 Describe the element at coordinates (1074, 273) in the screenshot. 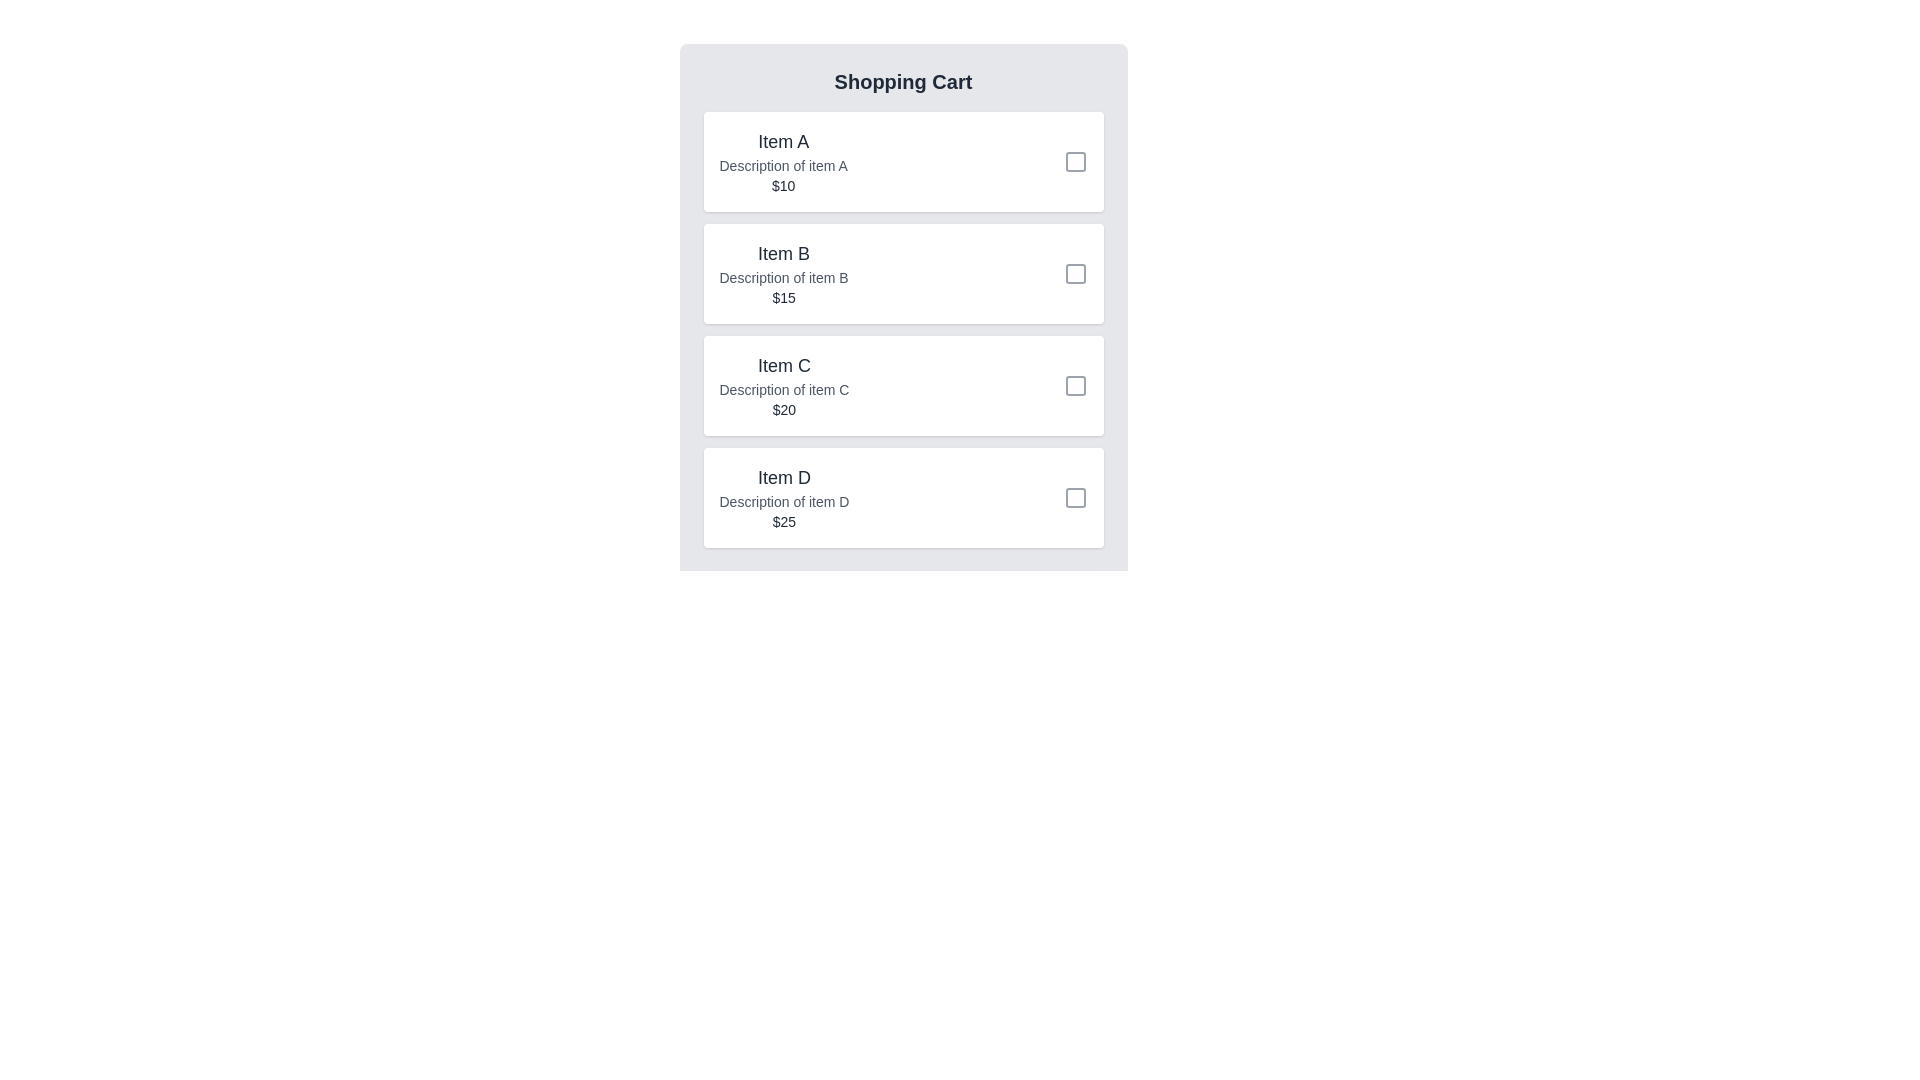

I see `the checkbox located in the 'Item B' section of the shopping cart interface` at that location.